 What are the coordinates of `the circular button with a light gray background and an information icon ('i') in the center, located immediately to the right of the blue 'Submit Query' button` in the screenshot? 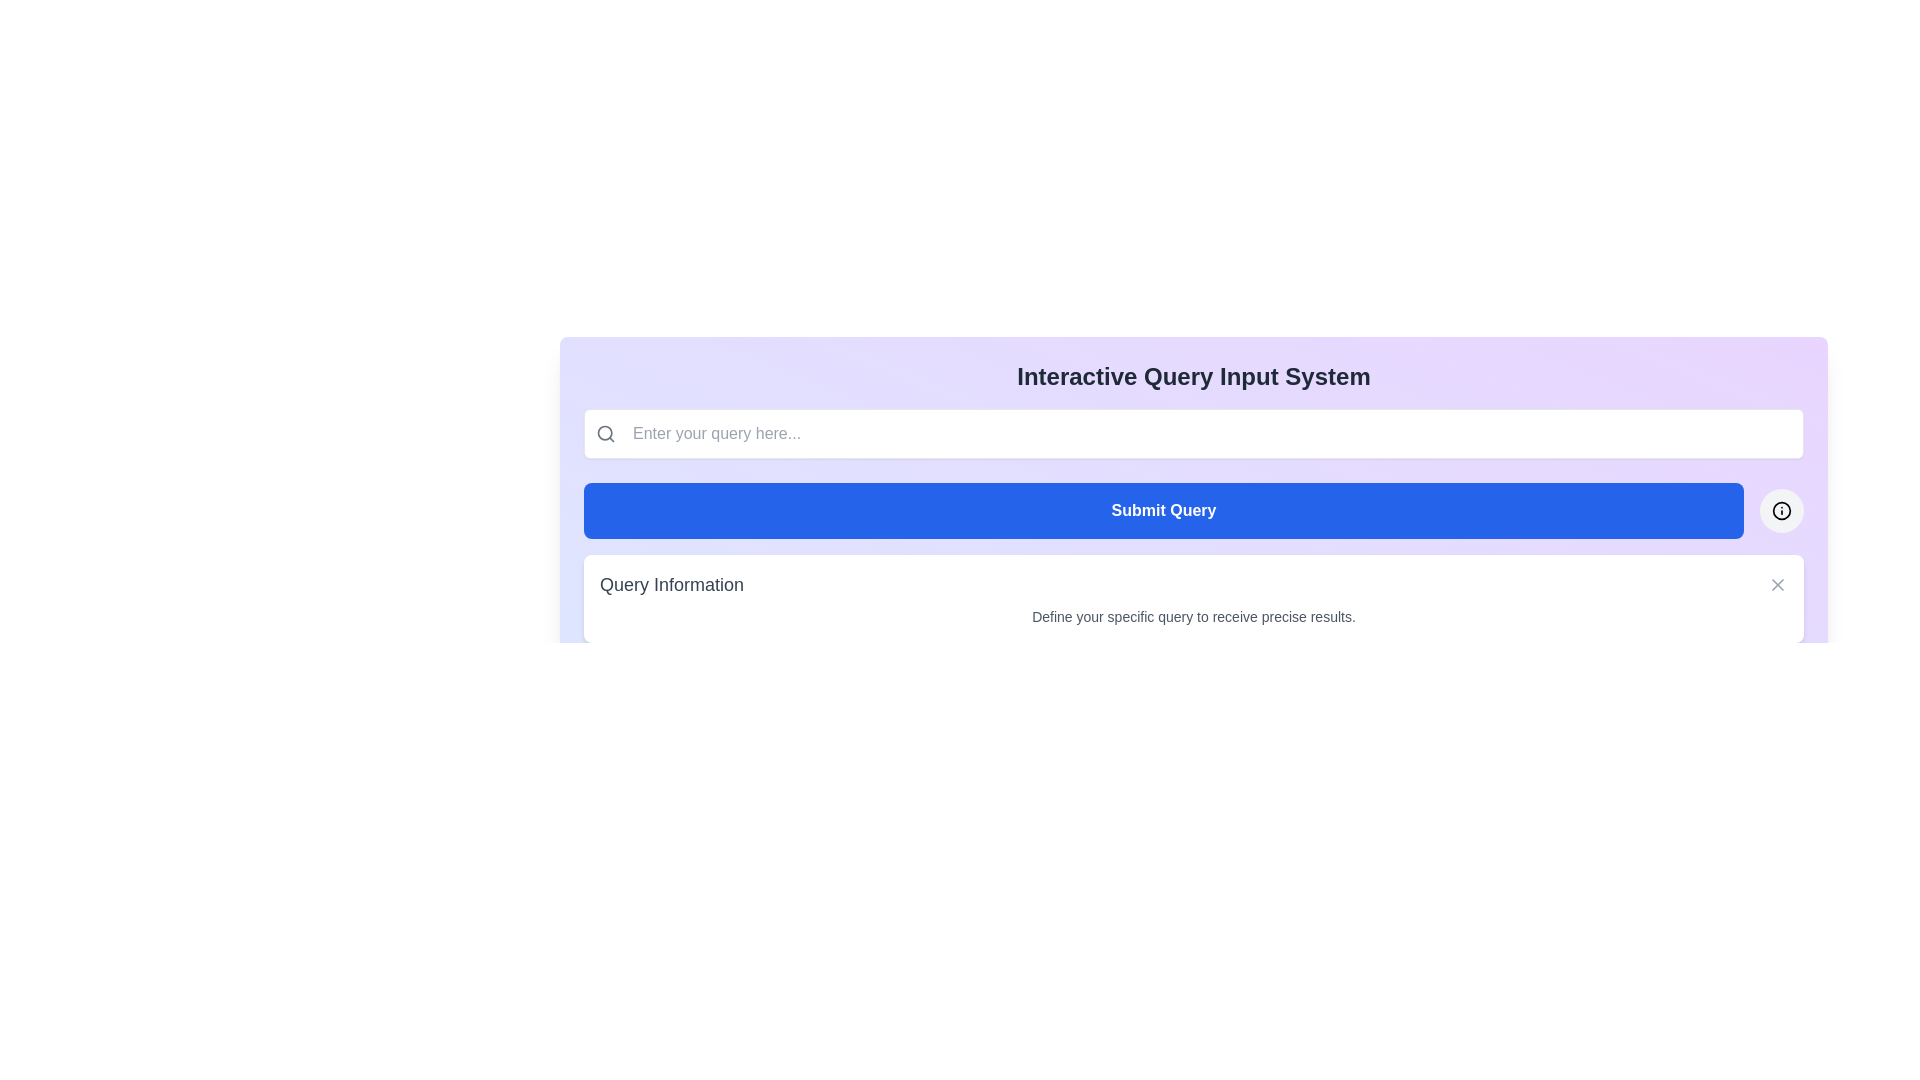 It's located at (1781, 509).